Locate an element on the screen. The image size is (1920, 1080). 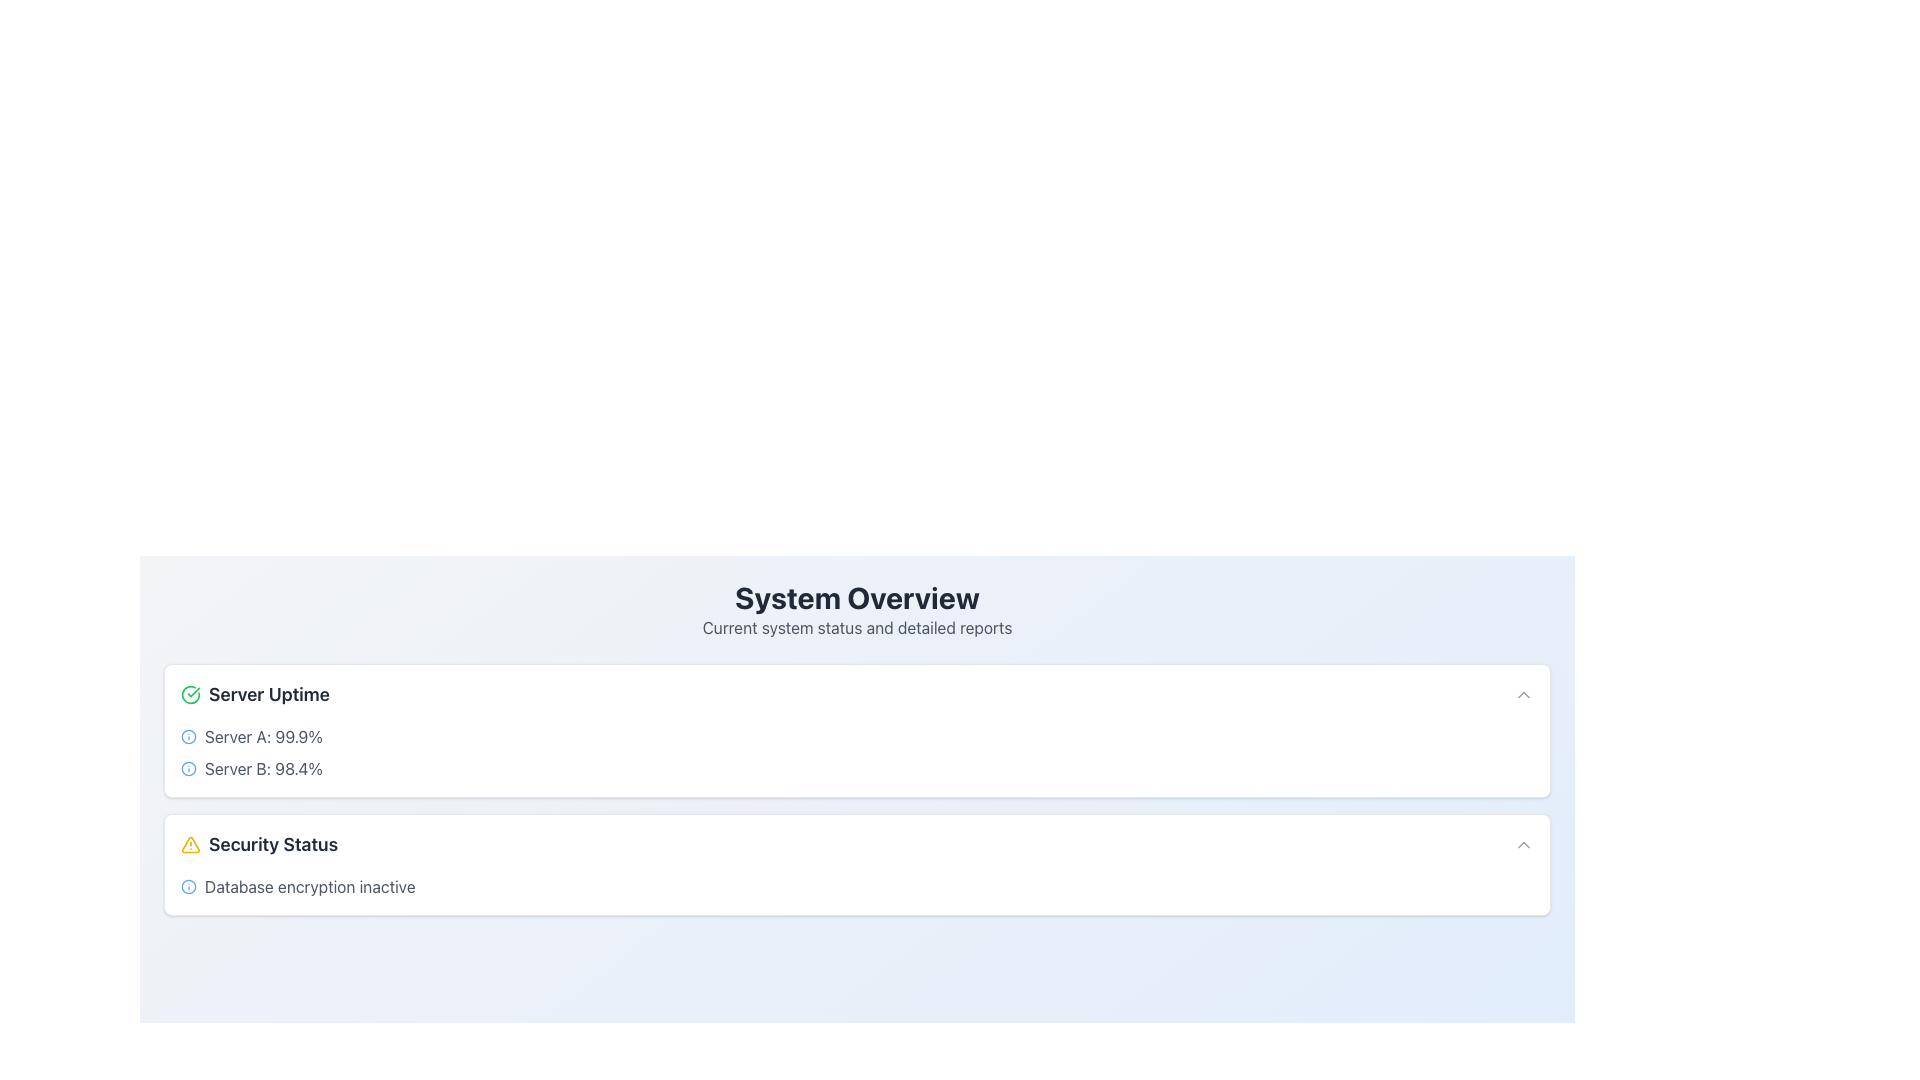
the triangular warning icon with a yellow border and exclamation mark located next to 'Security Status' in the security information panel is located at coordinates (191, 844).